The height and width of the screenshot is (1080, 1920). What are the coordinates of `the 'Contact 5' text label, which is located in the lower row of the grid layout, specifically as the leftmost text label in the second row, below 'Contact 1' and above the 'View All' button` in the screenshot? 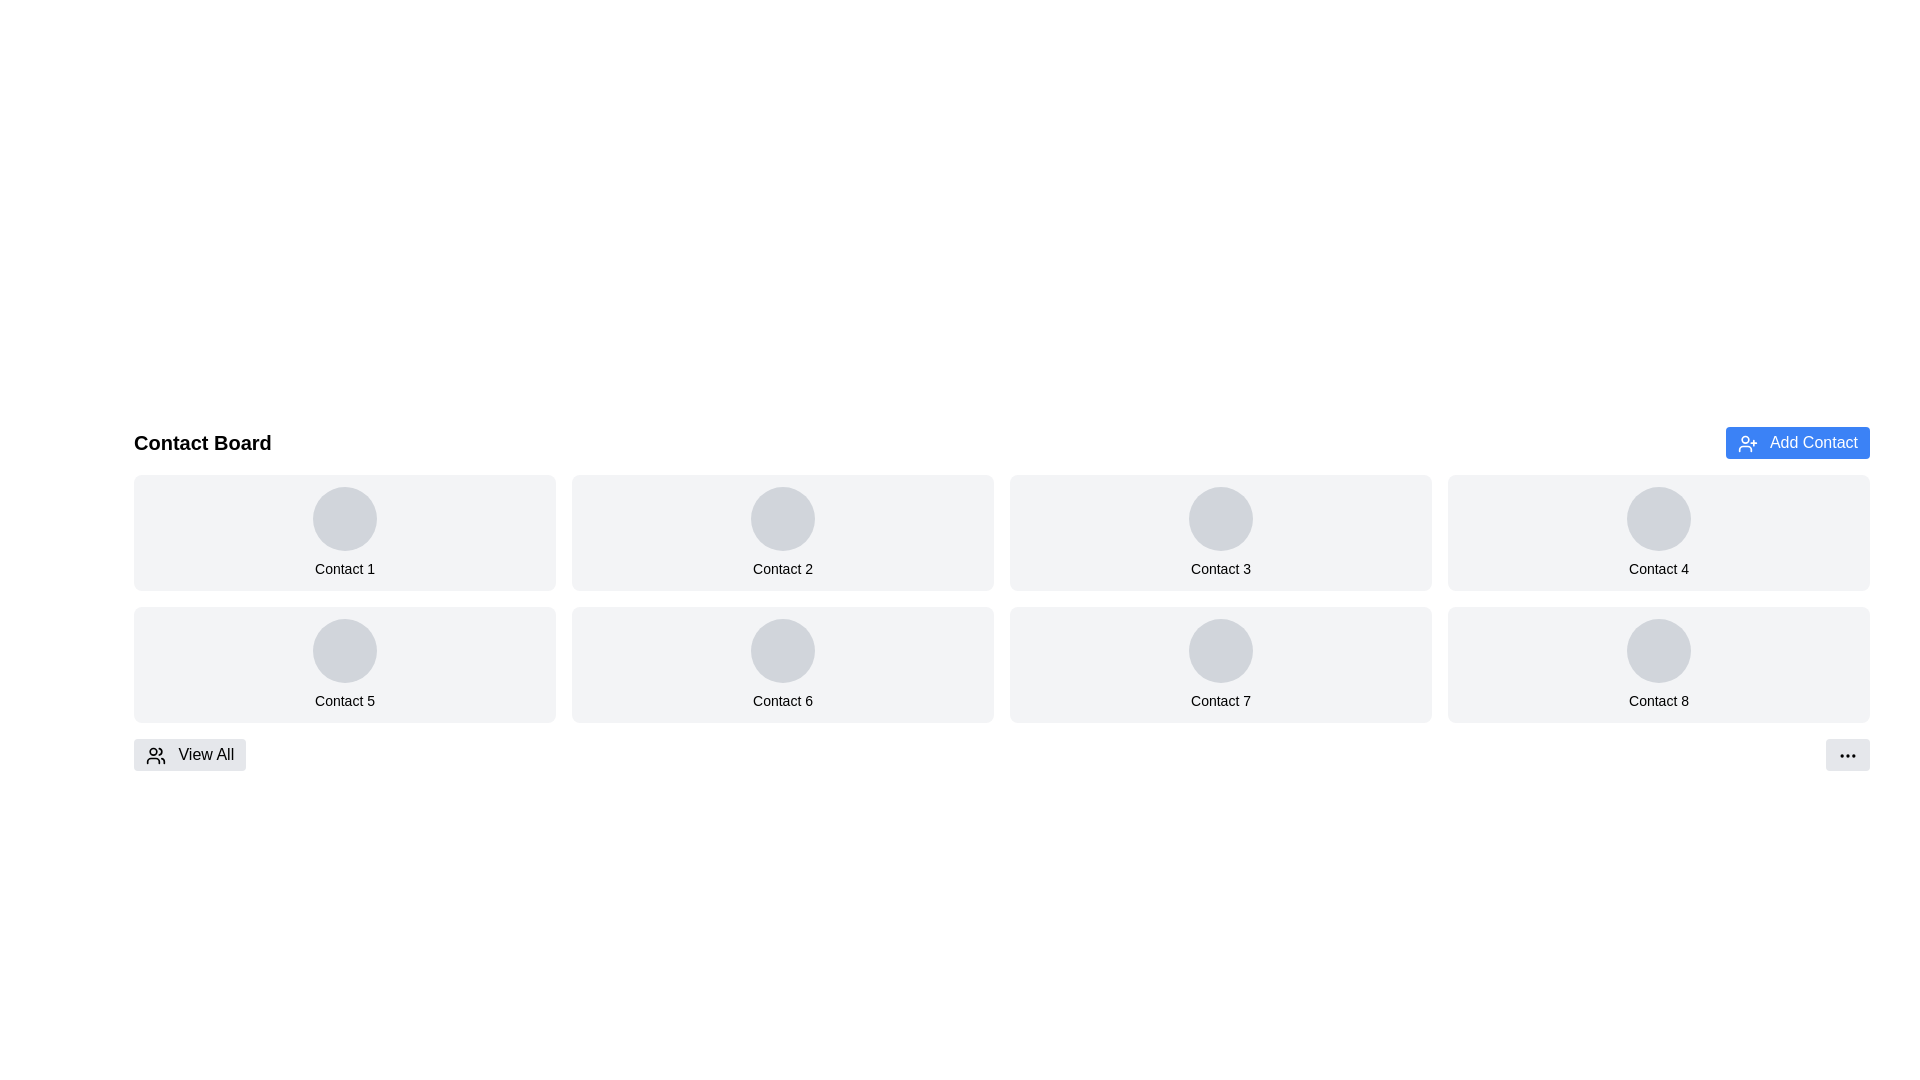 It's located at (345, 700).